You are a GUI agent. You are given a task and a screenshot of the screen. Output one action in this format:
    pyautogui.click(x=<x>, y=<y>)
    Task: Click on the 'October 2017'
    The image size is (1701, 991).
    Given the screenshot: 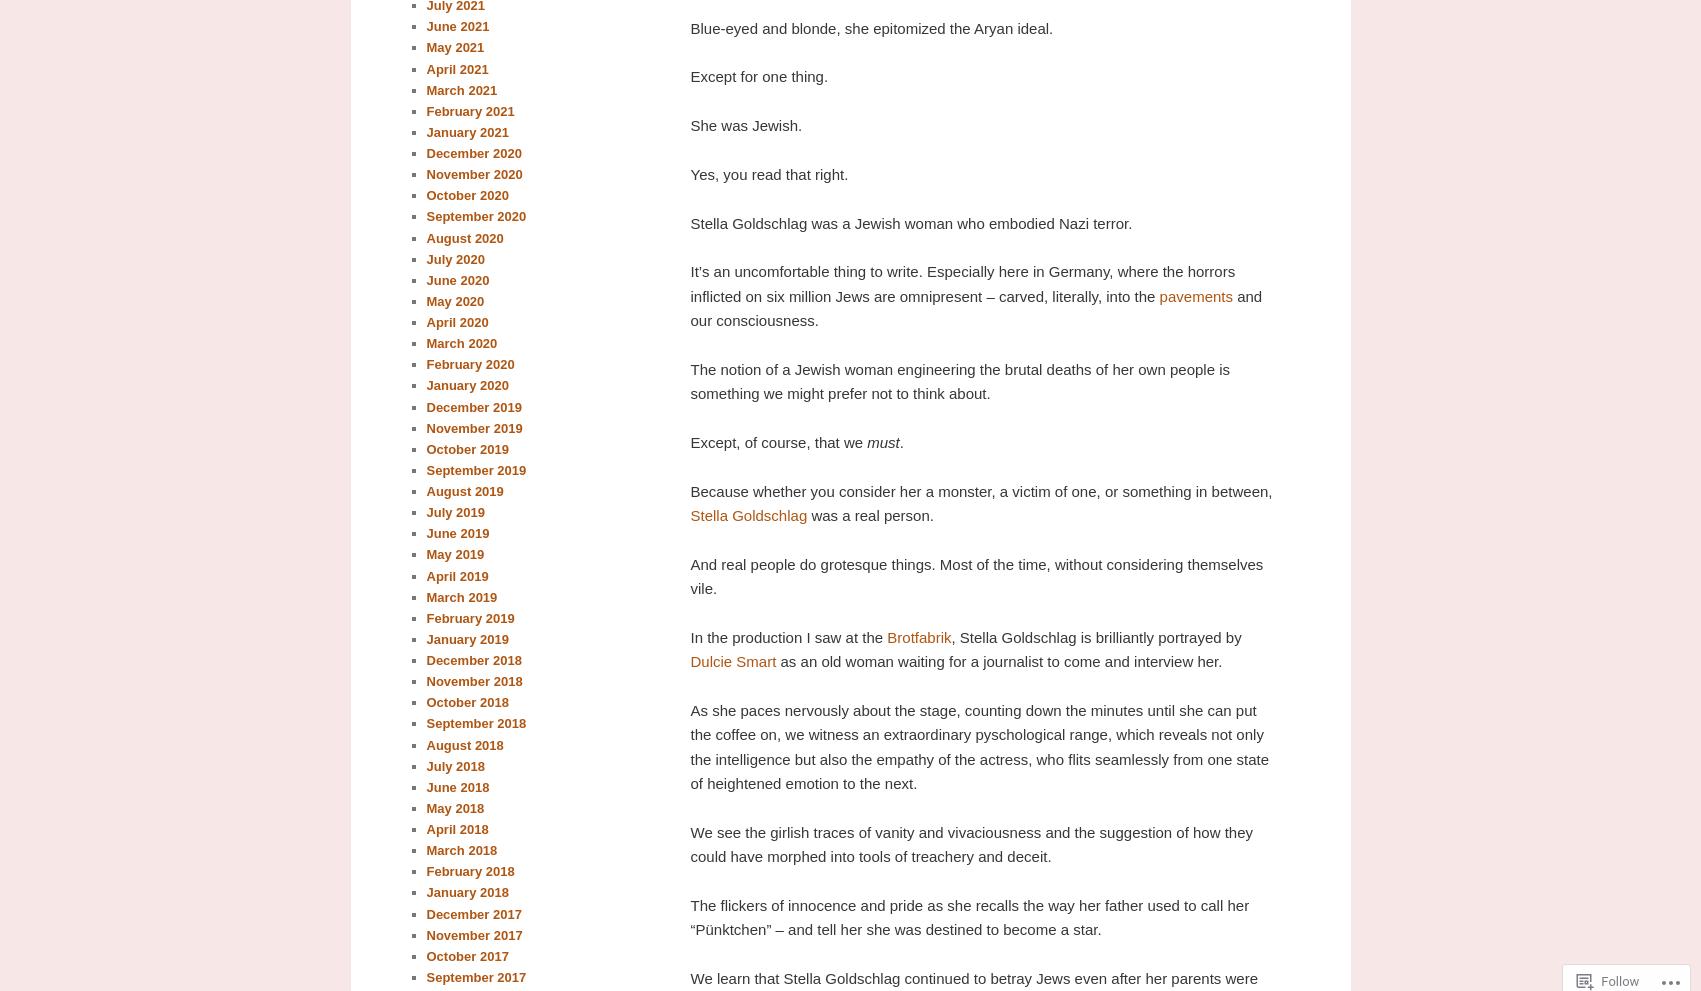 What is the action you would take?
    pyautogui.click(x=465, y=955)
    